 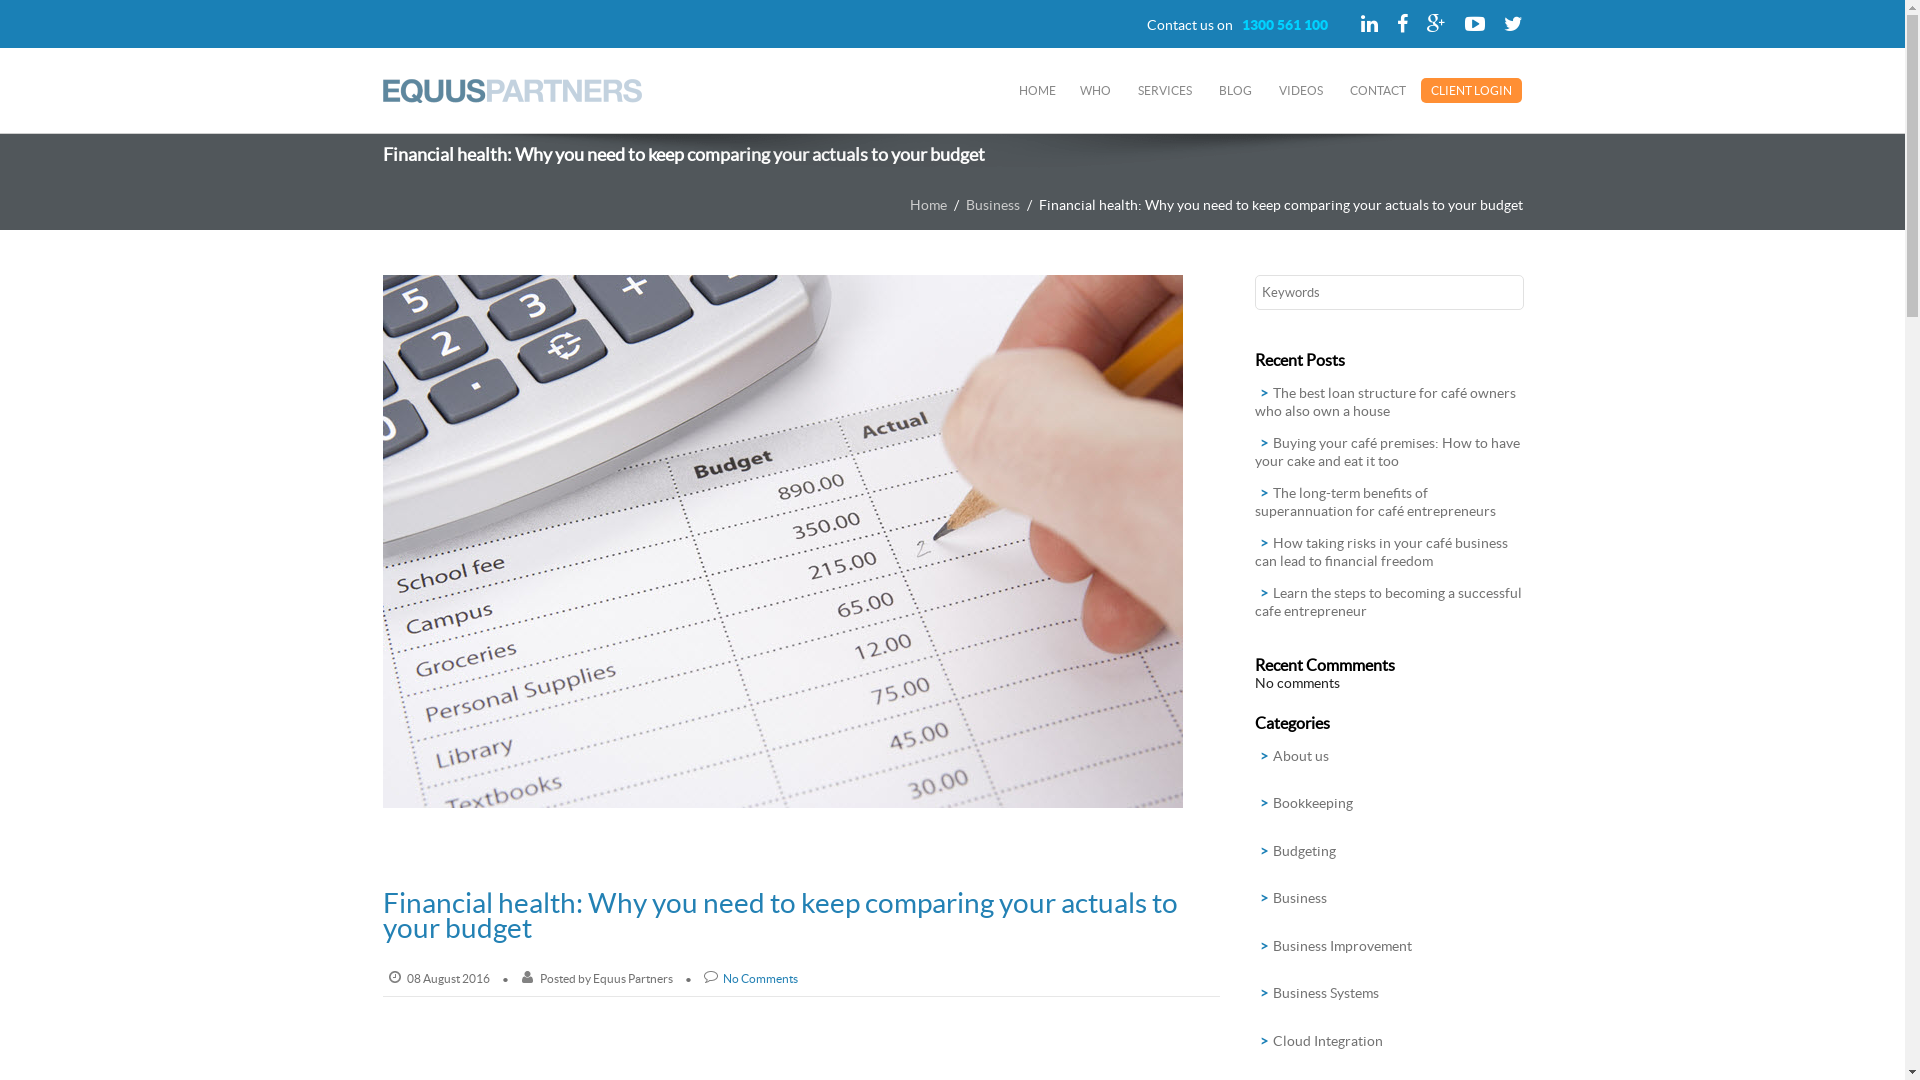 I want to click on 'Business Systems', so click(x=1325, y=992).